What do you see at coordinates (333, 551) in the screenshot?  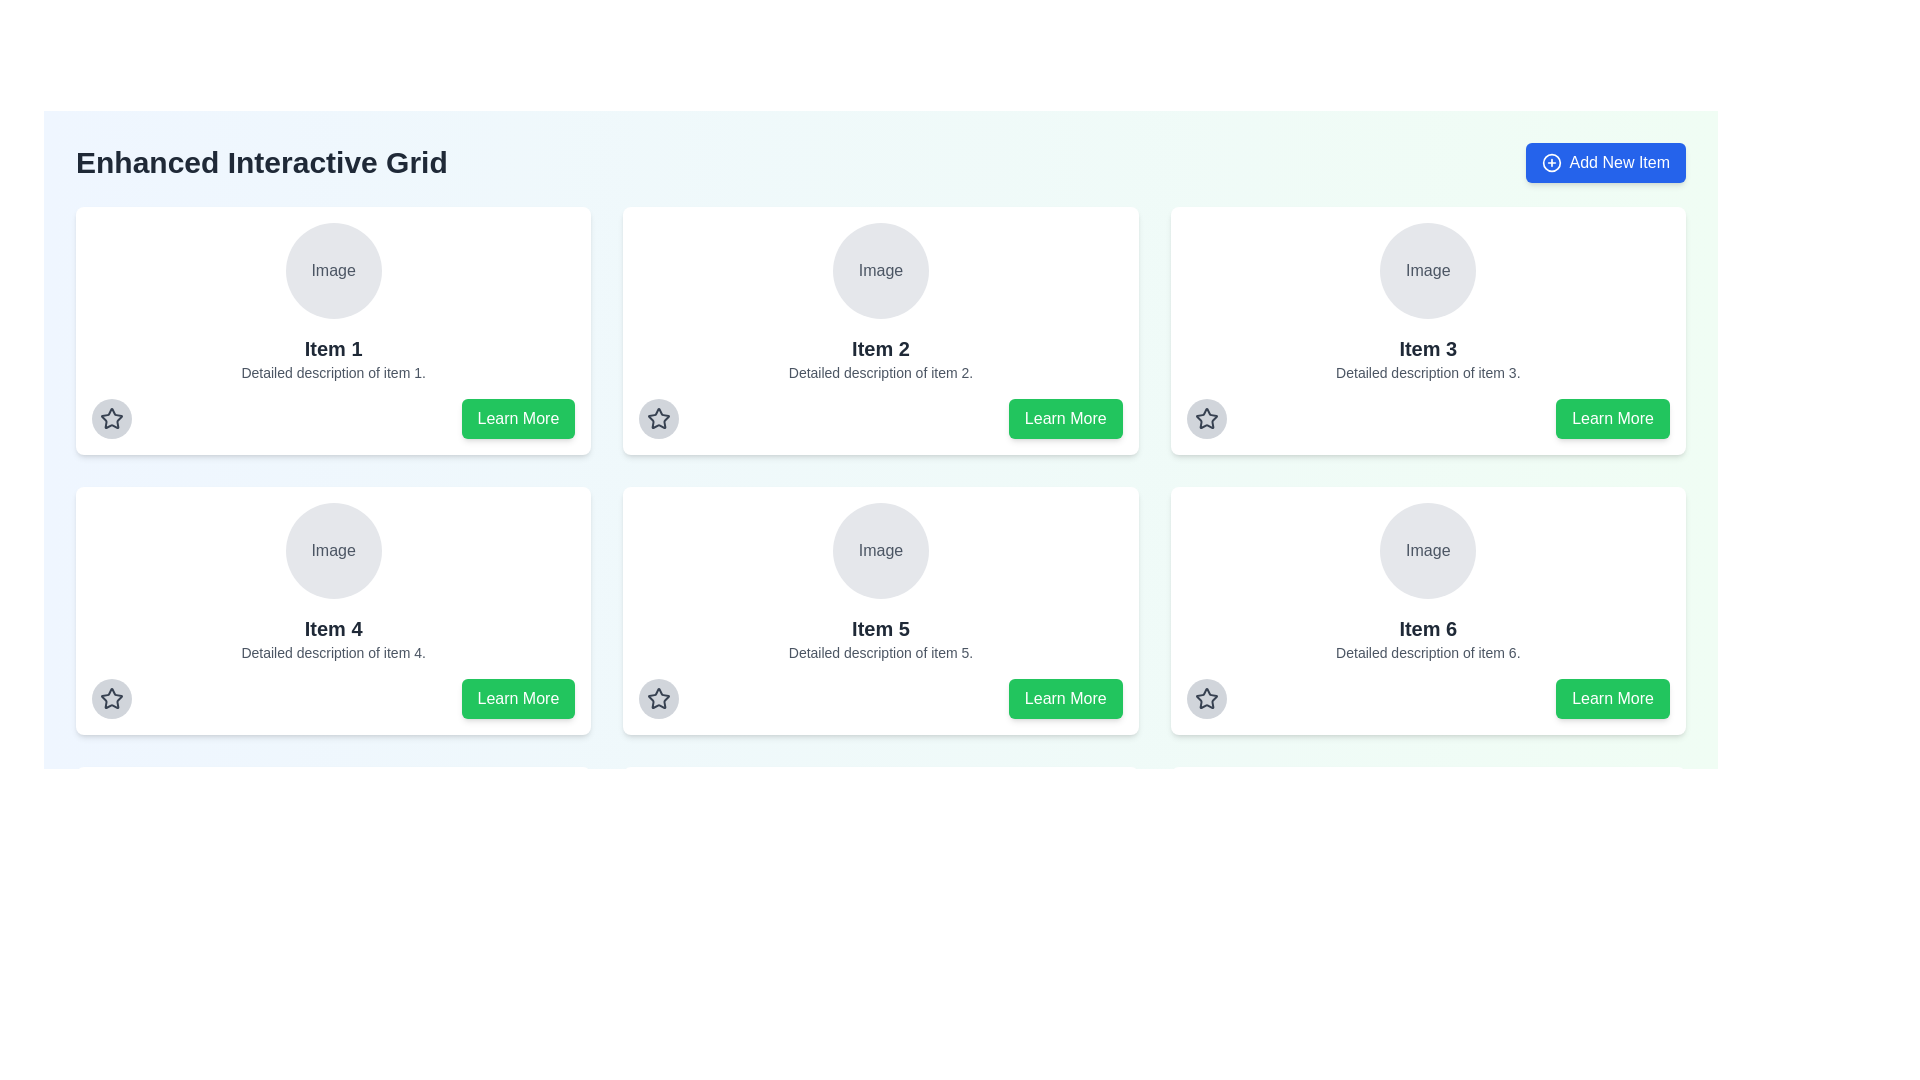 I see `the image placeholder or decorative component located inside the 'Item 4' card, positioned at the top above the 'Item 4' label` at bounding box center [333, 551].